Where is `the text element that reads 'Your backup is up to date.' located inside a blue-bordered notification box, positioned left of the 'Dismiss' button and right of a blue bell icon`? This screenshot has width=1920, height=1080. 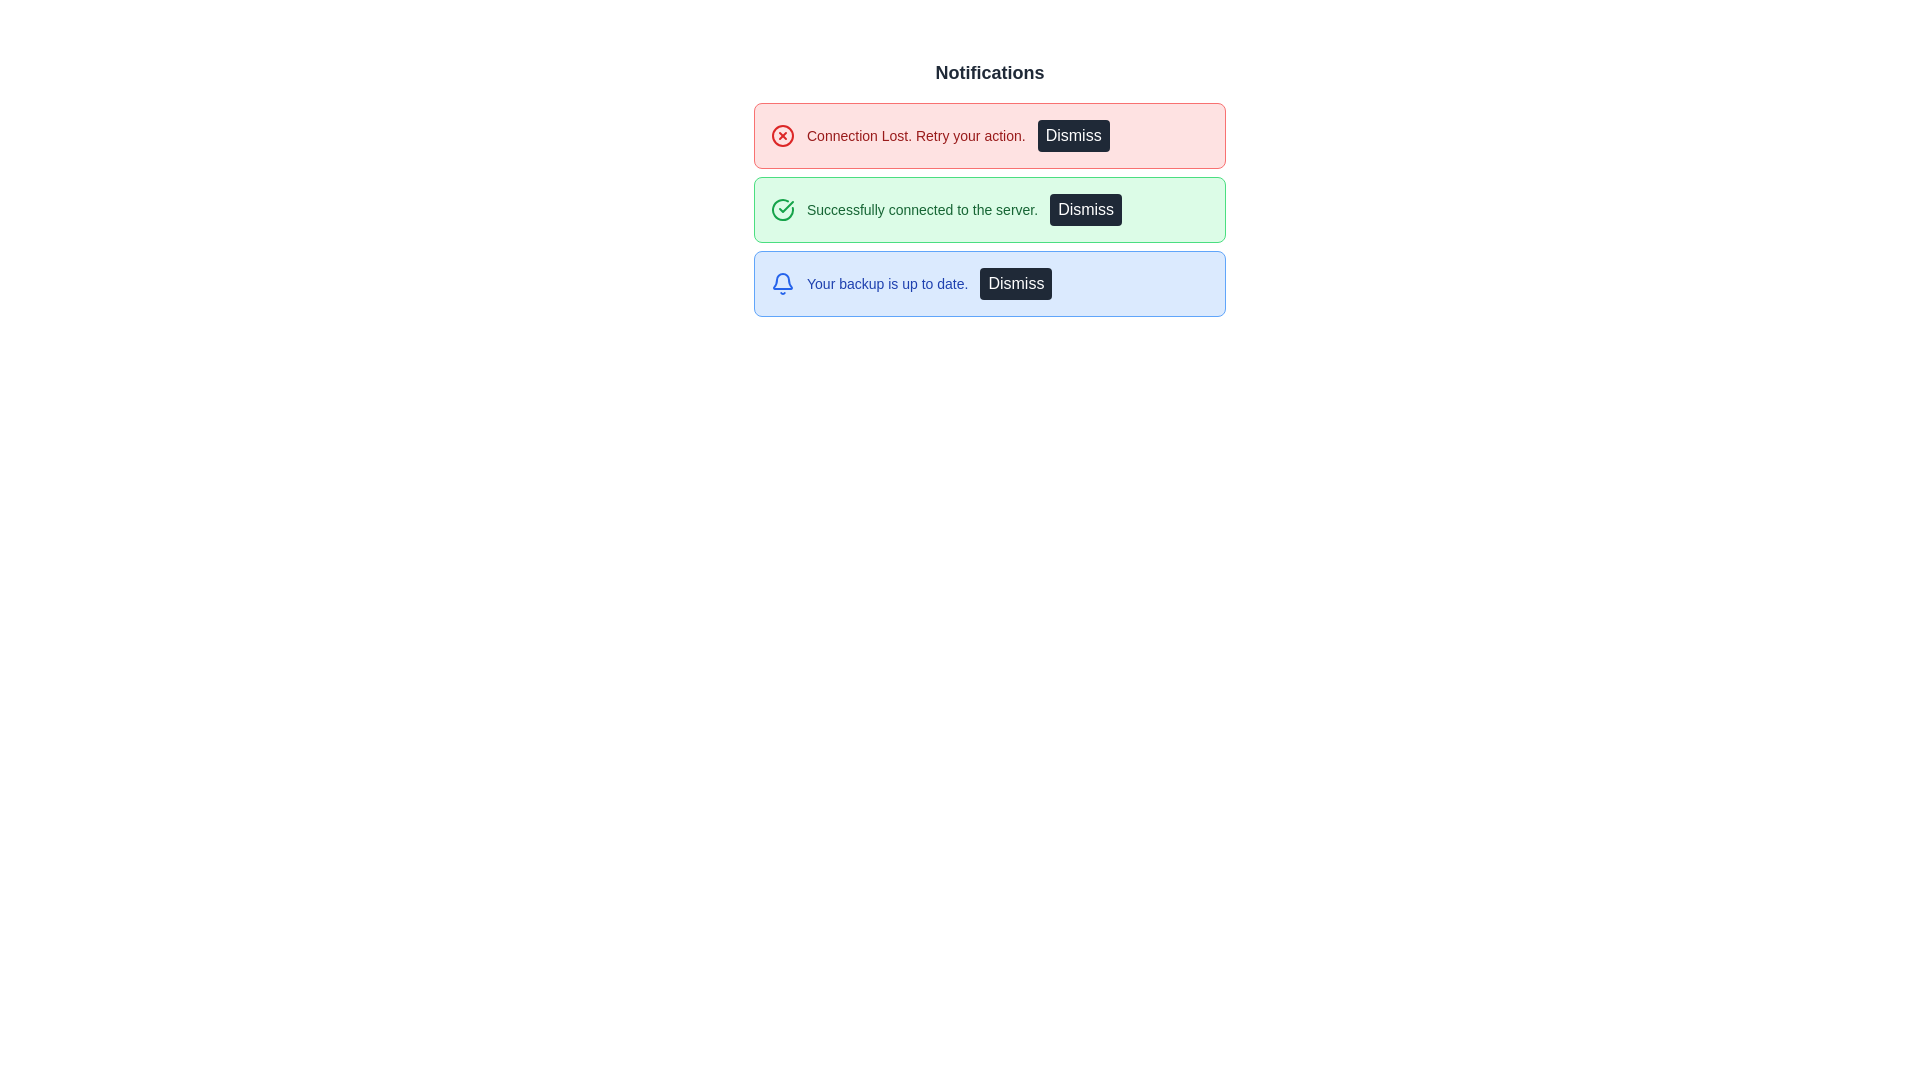 the text element that reads 'Your backup is up to date.' located inside a blue-bordered notification box, positioned left of the 'Dismiss' button and right of a blue bell icon is located at coordinates (886, 284).